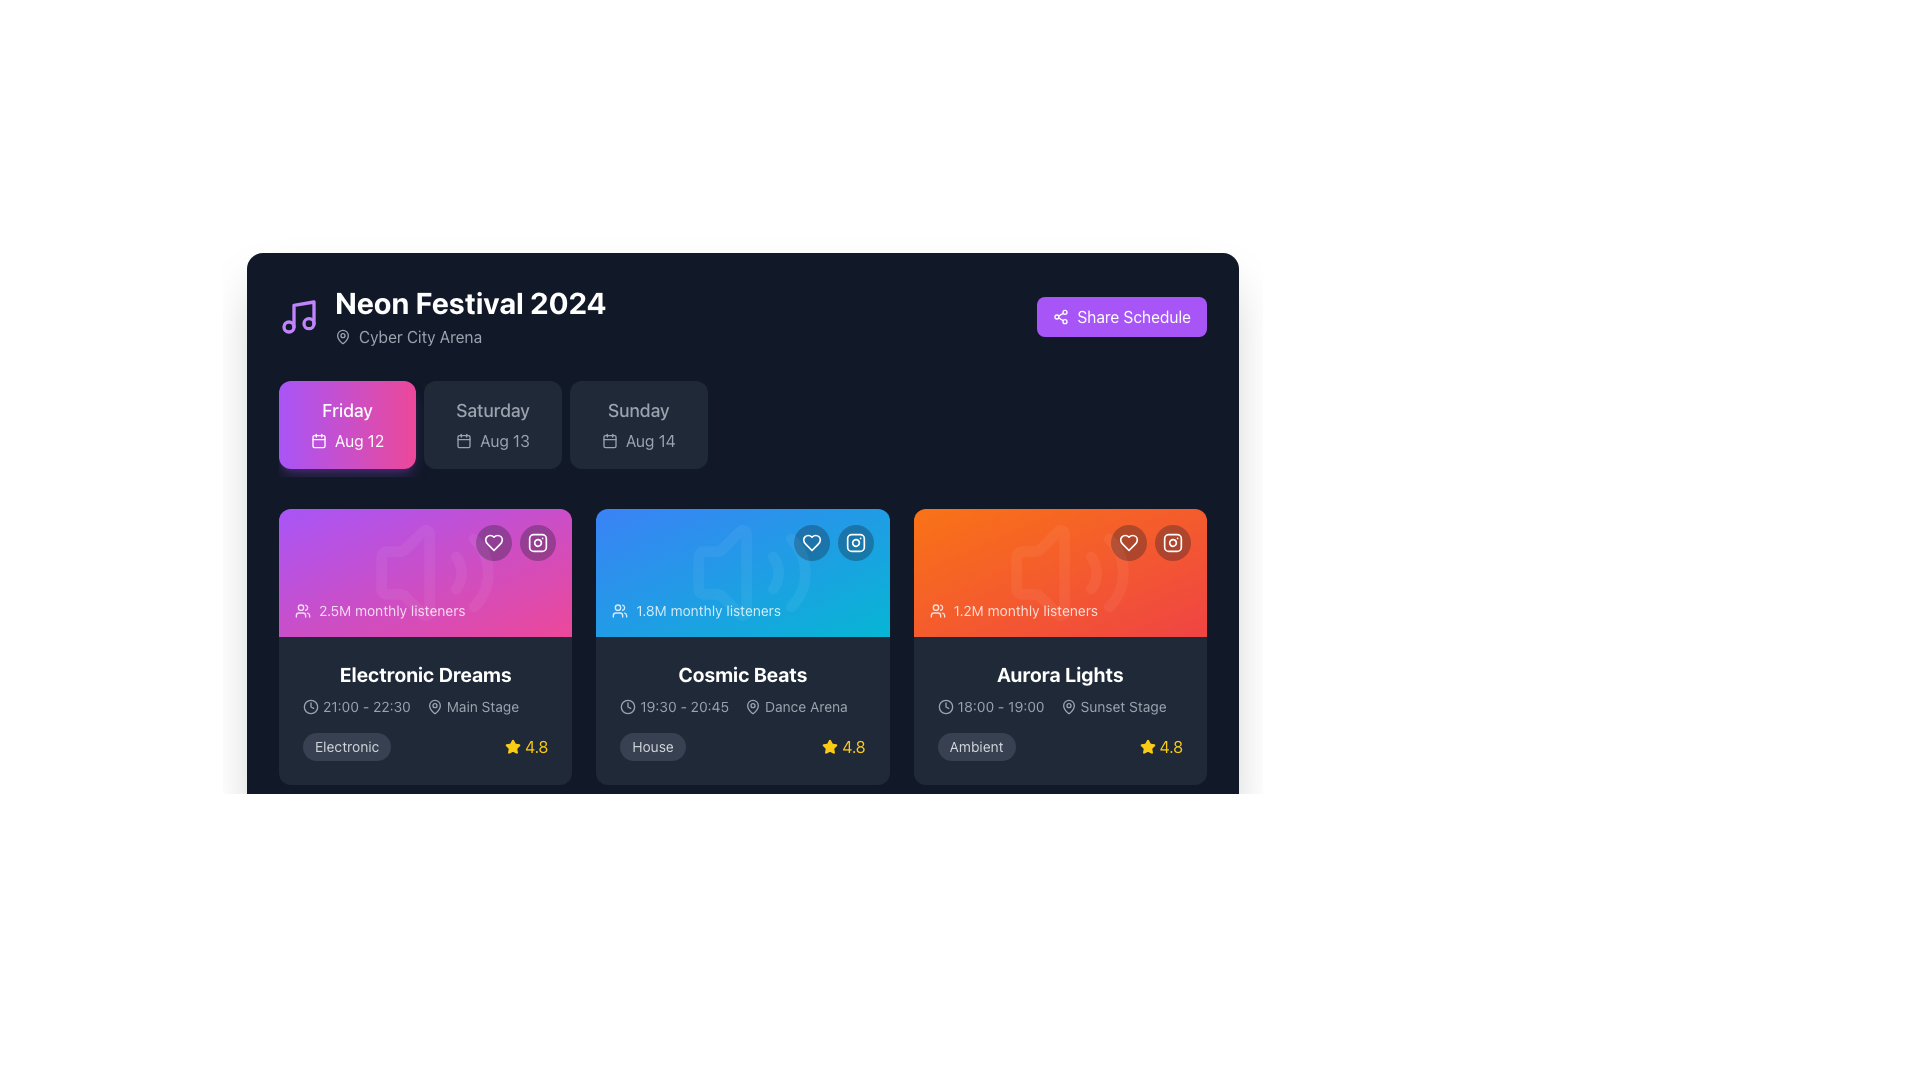 Image resolution: width=1920 pixels, height=1080 pixels. What do you see at coordinates (469, 335) in the screenshot?
I see `the static text element displaying 'Cyber City Arena' with a map pin icon, located below the header 'Neon Festival 2024'` at bounding box center [469, 335].